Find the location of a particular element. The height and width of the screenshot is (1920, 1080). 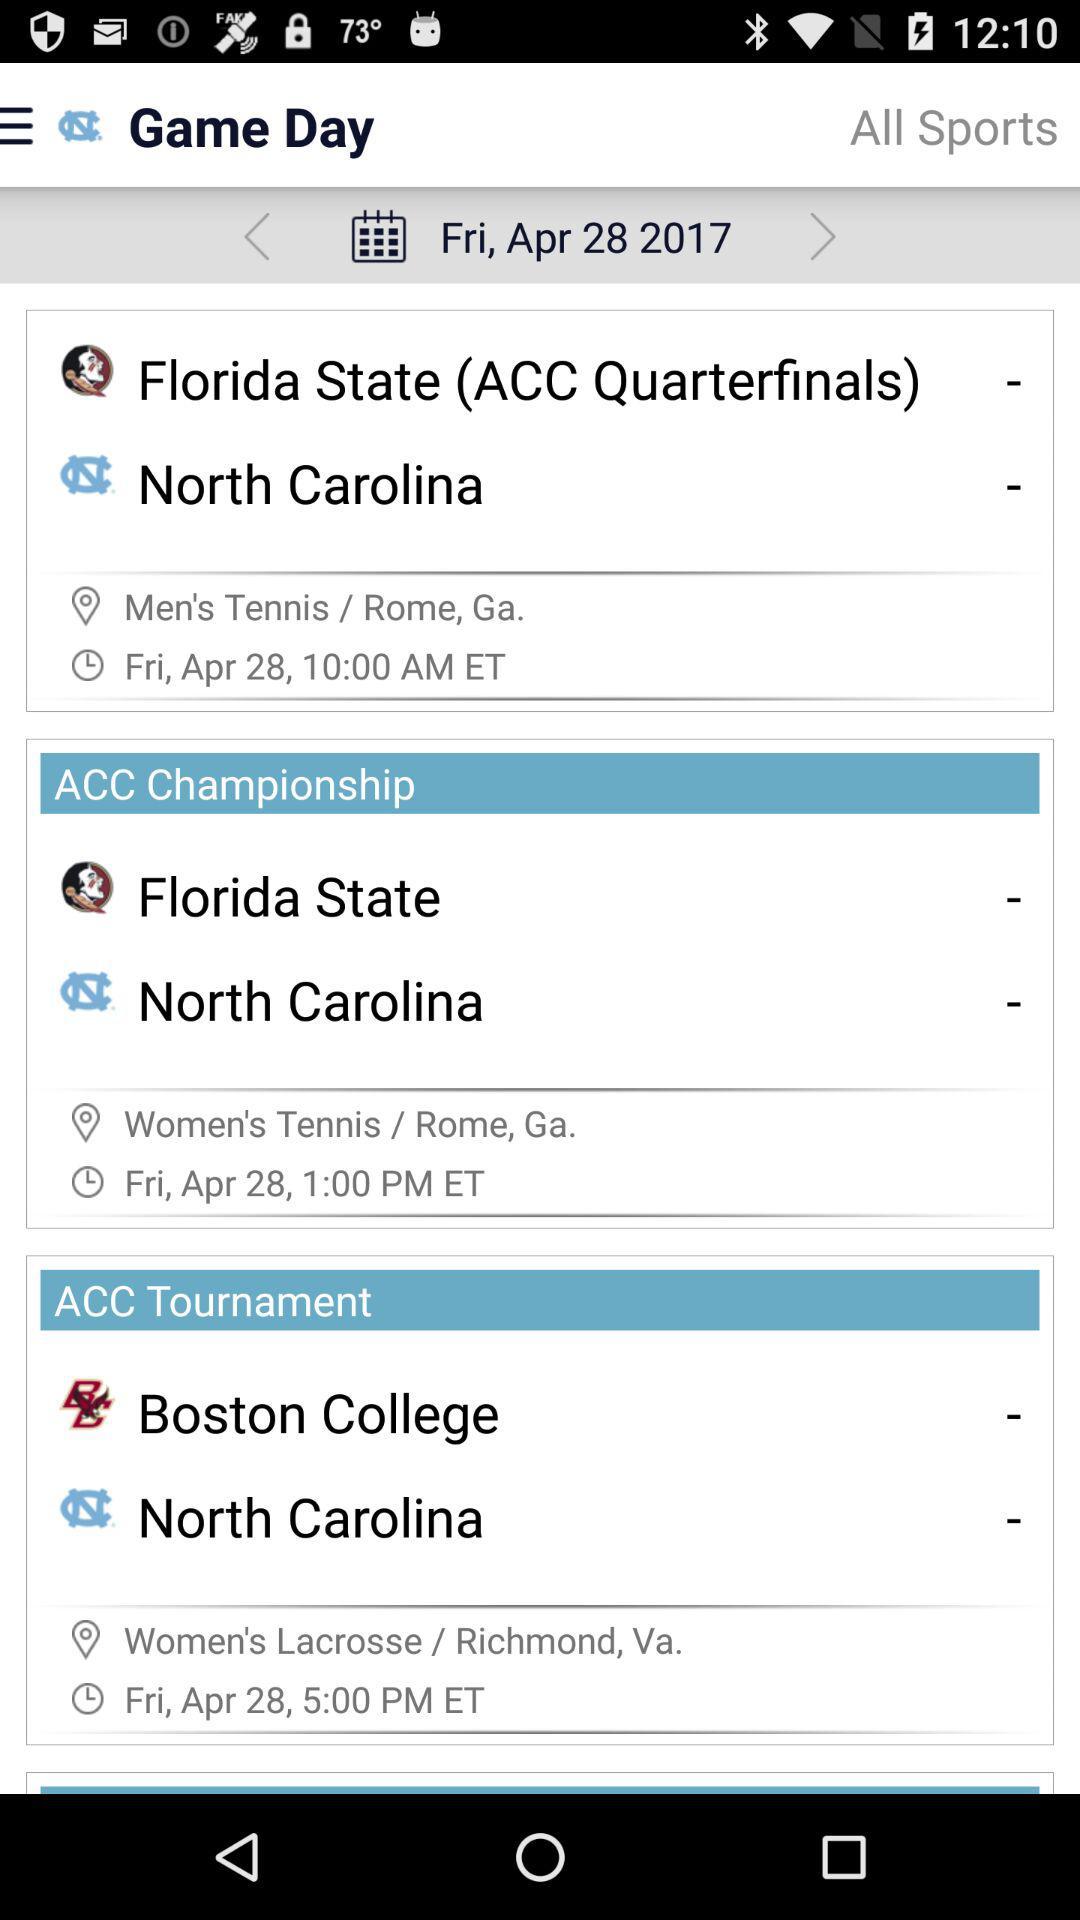

the item next to the north carolina item is located at coordinates (1014, 482).